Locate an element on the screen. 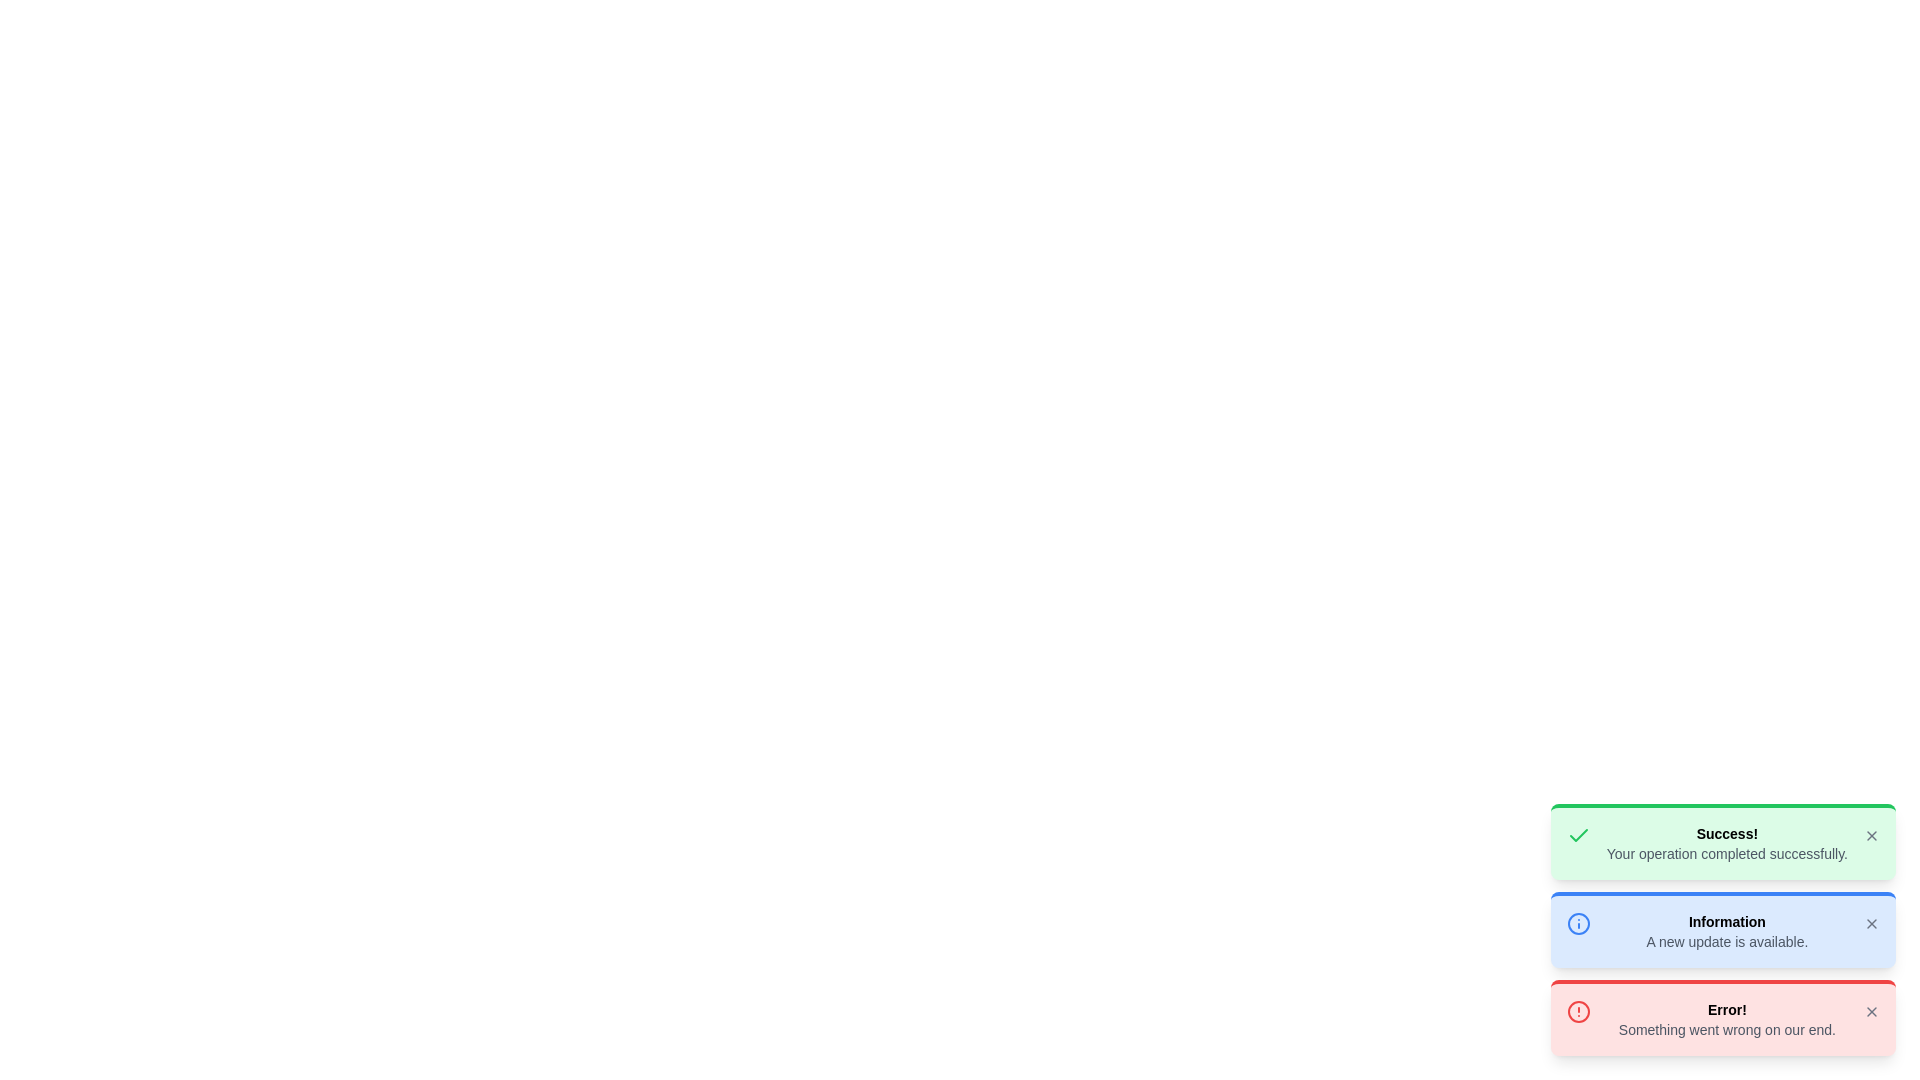 Image resolution: width=1920 pixels, height=1080 pixels. the close button located at the top-right corner of the blue notification card that contains the text 'Information A new update is available.' is located at coordinates (1871, 924).